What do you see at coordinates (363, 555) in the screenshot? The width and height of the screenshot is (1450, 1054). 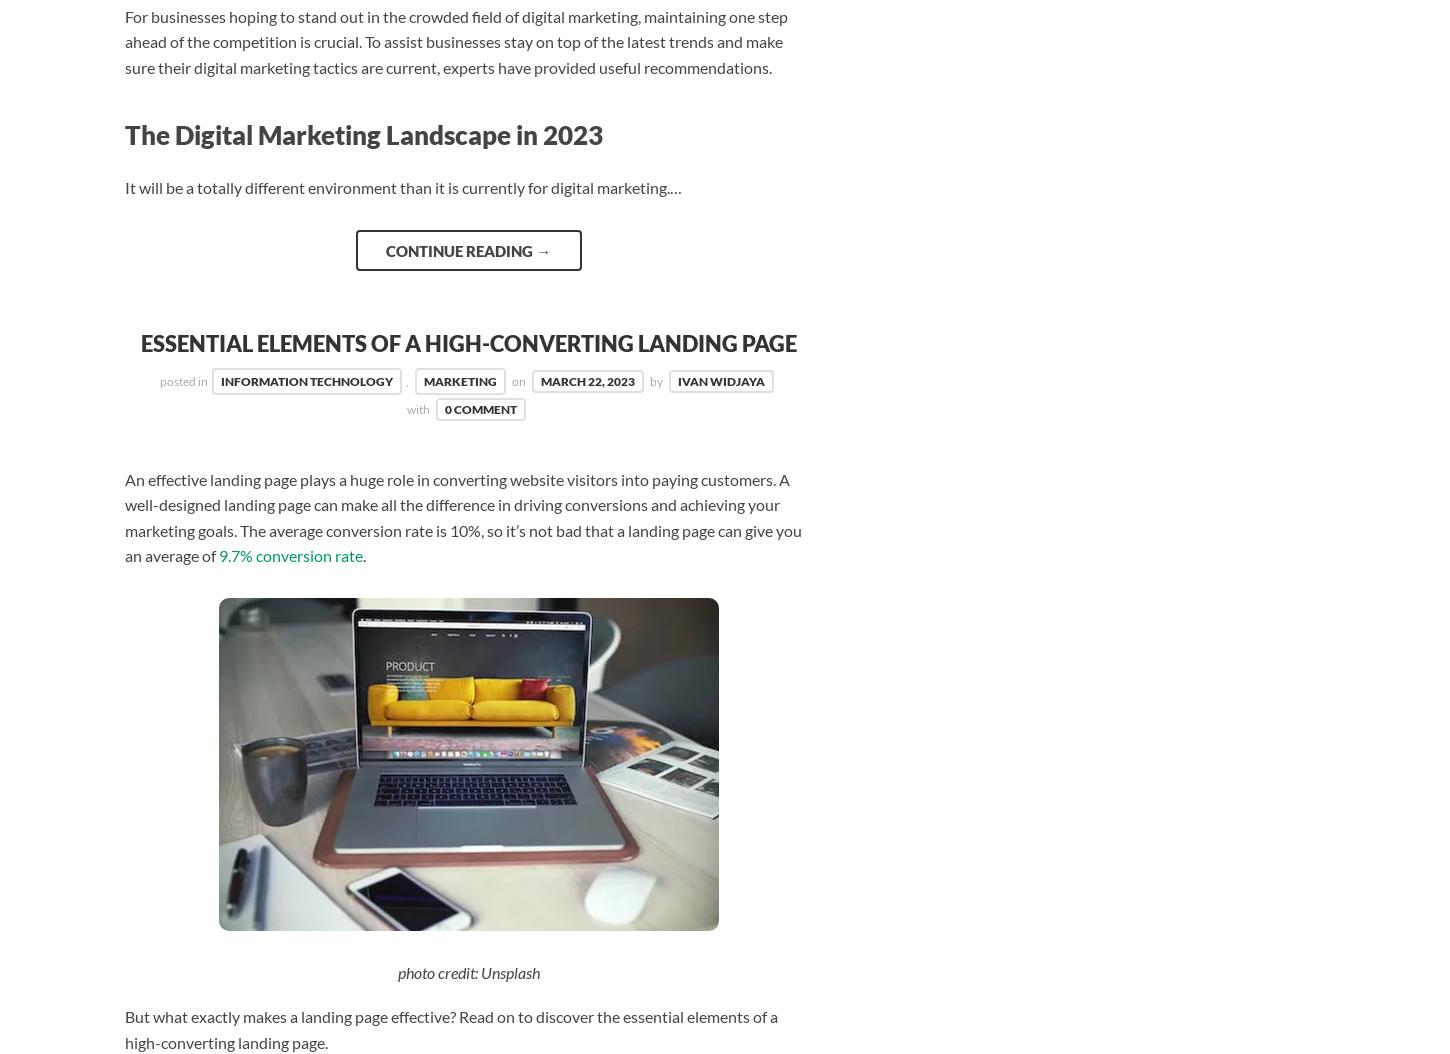 I see `'.'` at bounding box center [363, 555].